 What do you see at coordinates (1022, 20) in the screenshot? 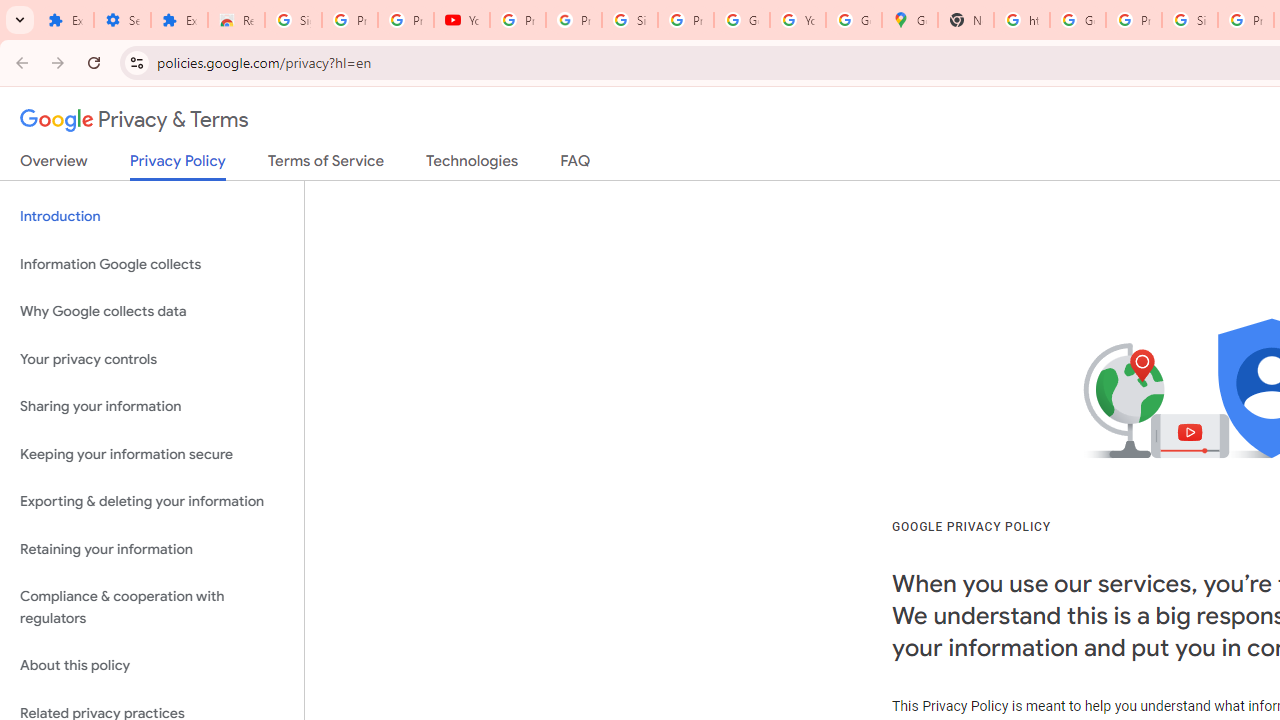
I see `'https://scholar.google.com/'` at bounding box center [1022, 20].